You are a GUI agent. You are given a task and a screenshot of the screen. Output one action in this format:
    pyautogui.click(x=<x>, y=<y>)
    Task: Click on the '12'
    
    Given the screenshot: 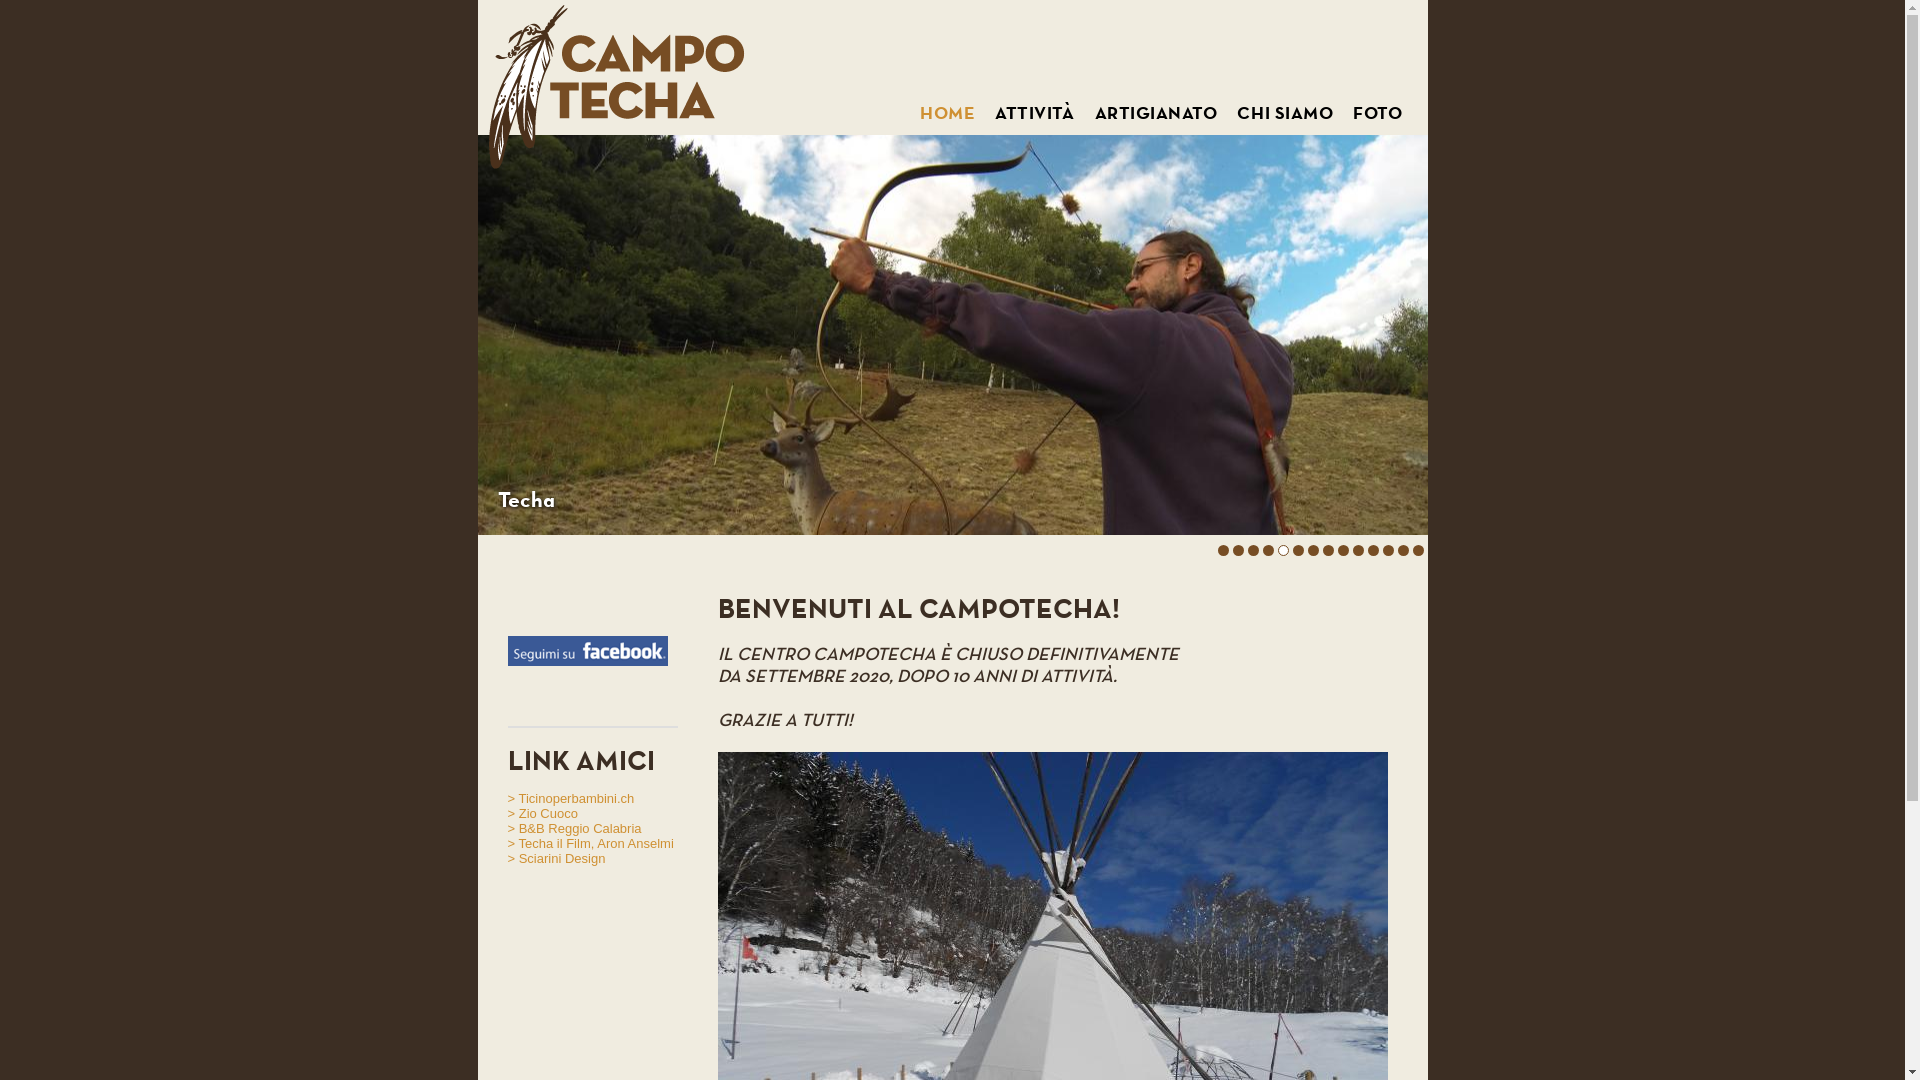 What is the action you would take?
    pyautogui.click(x=1381, y=553)
    